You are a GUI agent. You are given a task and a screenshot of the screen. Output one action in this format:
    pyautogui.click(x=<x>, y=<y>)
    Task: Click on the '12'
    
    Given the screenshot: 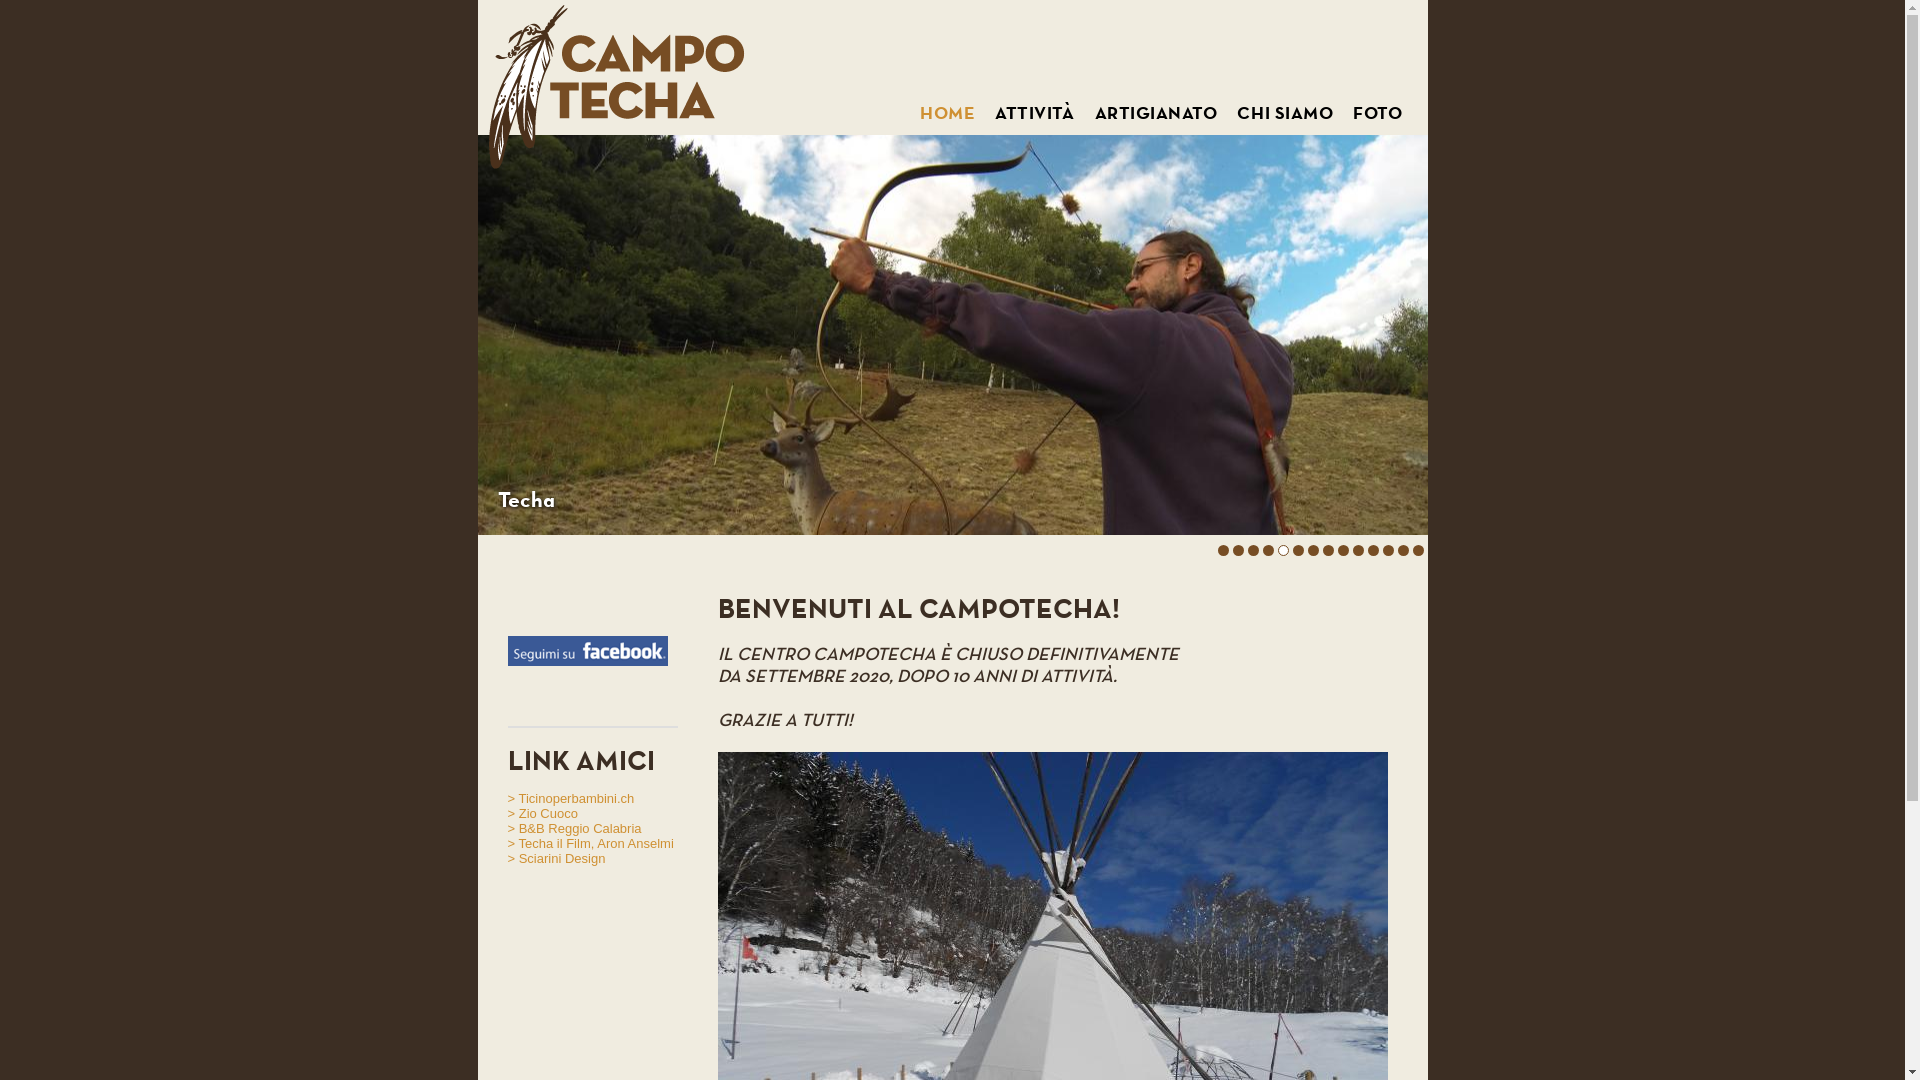 What is the action you would take?
    pyautogui.click(x=1381, y=553)
    